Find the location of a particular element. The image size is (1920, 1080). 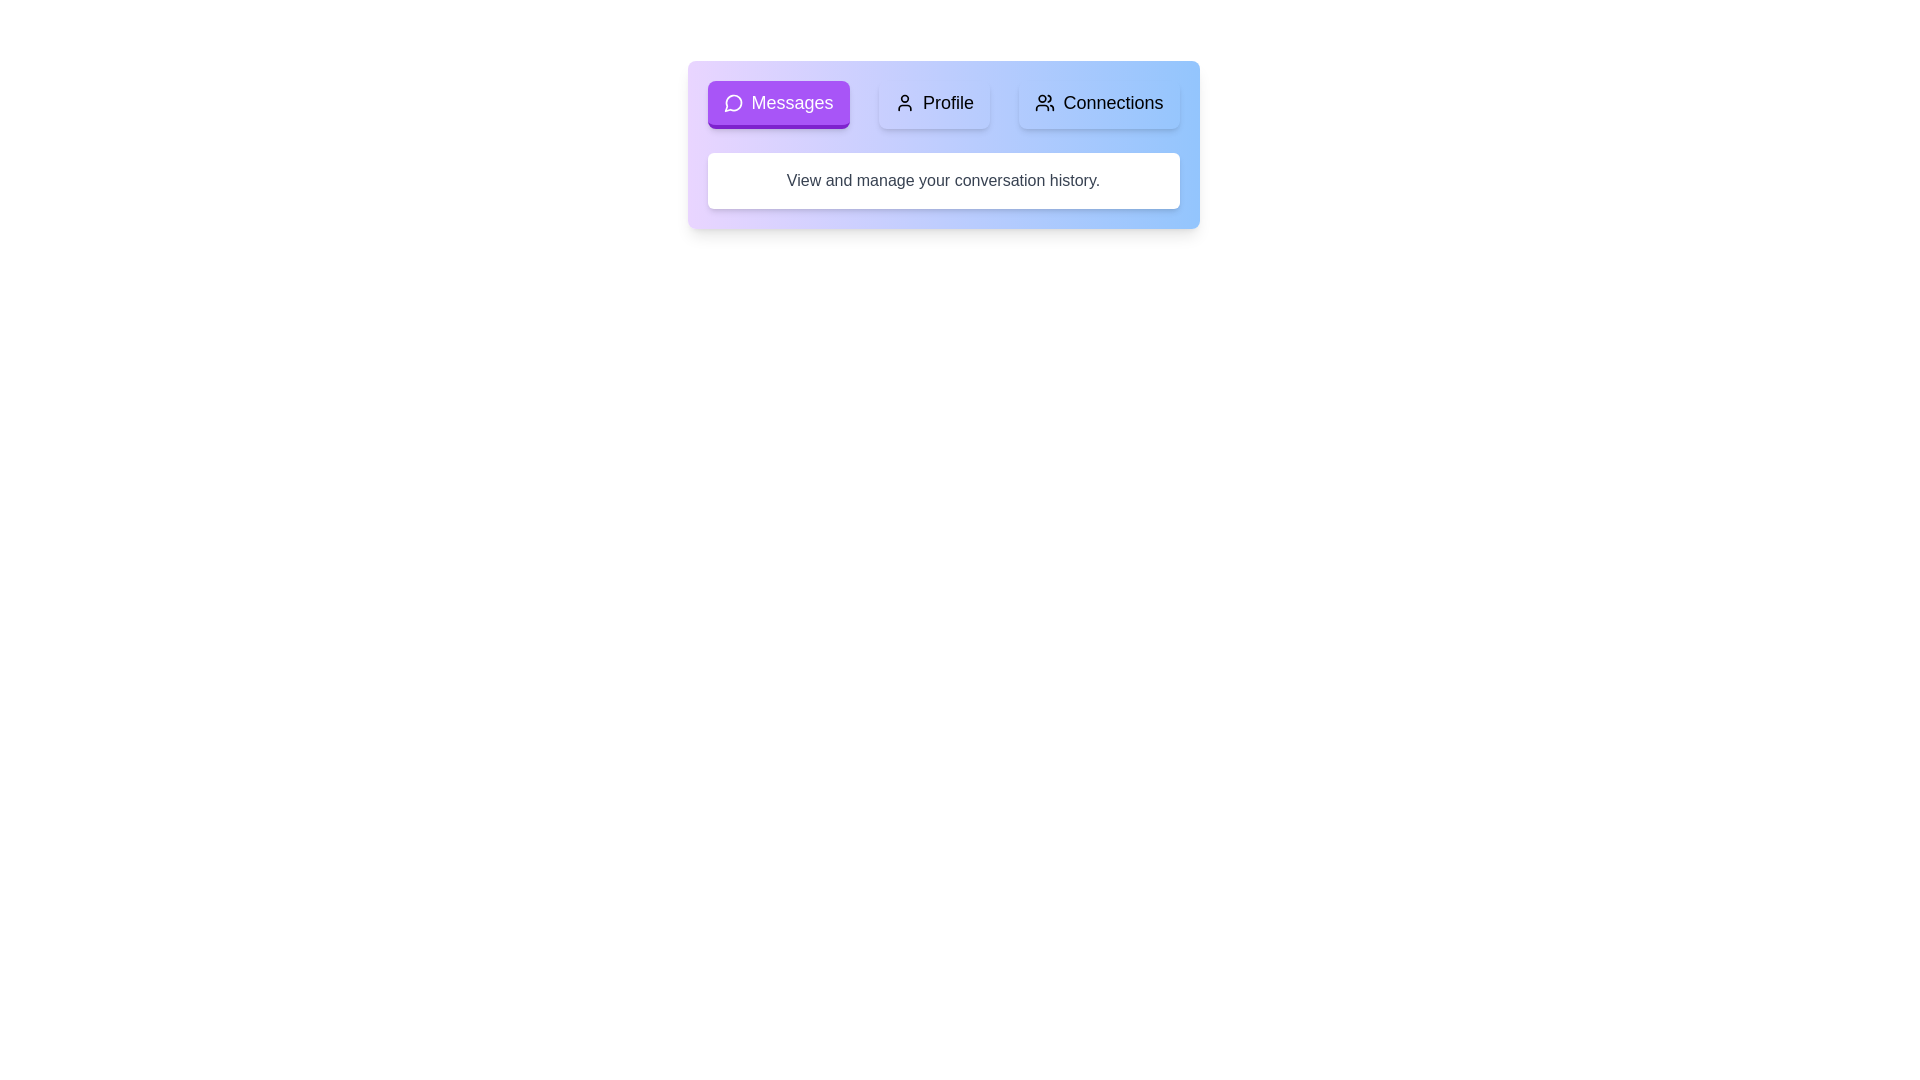

the leftmost navigation button is located at coordinates (777, 104).